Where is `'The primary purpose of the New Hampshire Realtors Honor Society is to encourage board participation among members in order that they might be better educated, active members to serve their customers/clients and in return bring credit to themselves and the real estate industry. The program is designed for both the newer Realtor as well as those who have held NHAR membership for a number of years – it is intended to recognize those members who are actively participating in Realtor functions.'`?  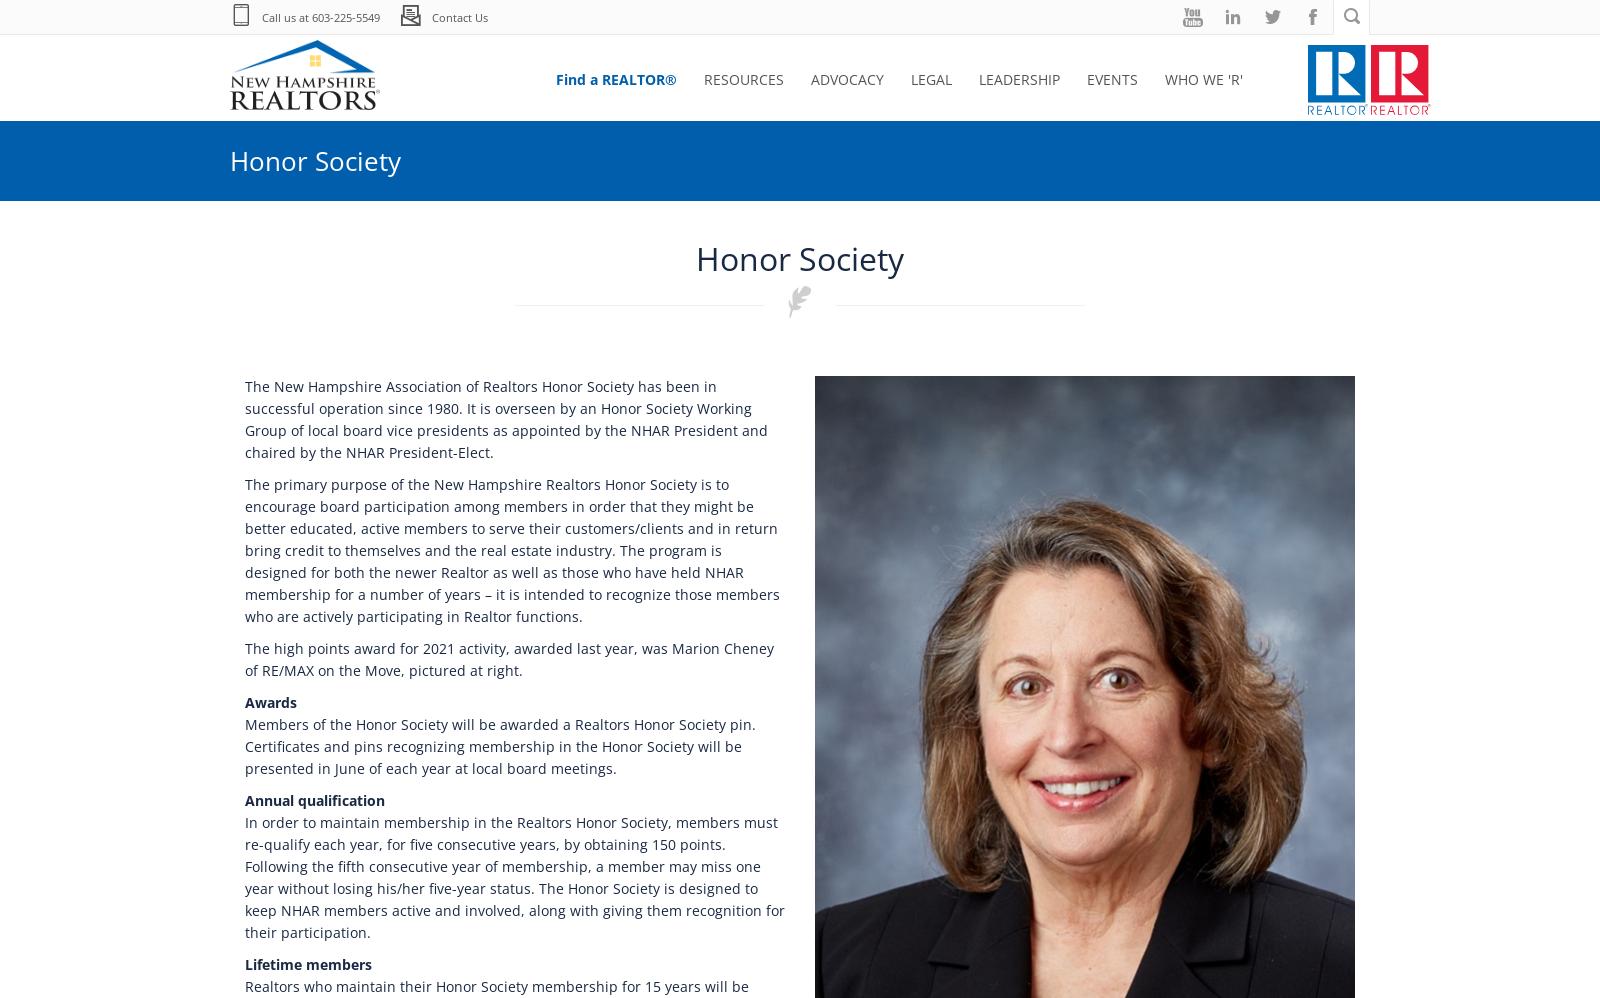
'The primary purpose of the New Hampshire Realtors Honor Society is to encourage board participation among members in order that they might be better educated, active members to serve their customers/clients and in return bring credit to themselves and the real estate industry. The program is designed for both the newer Realtor as well as those who have held NHAR membership for a number of years – it is intended to recognize those members who are actively participating in Realtor functions.' is located at coordinates (244, 549).